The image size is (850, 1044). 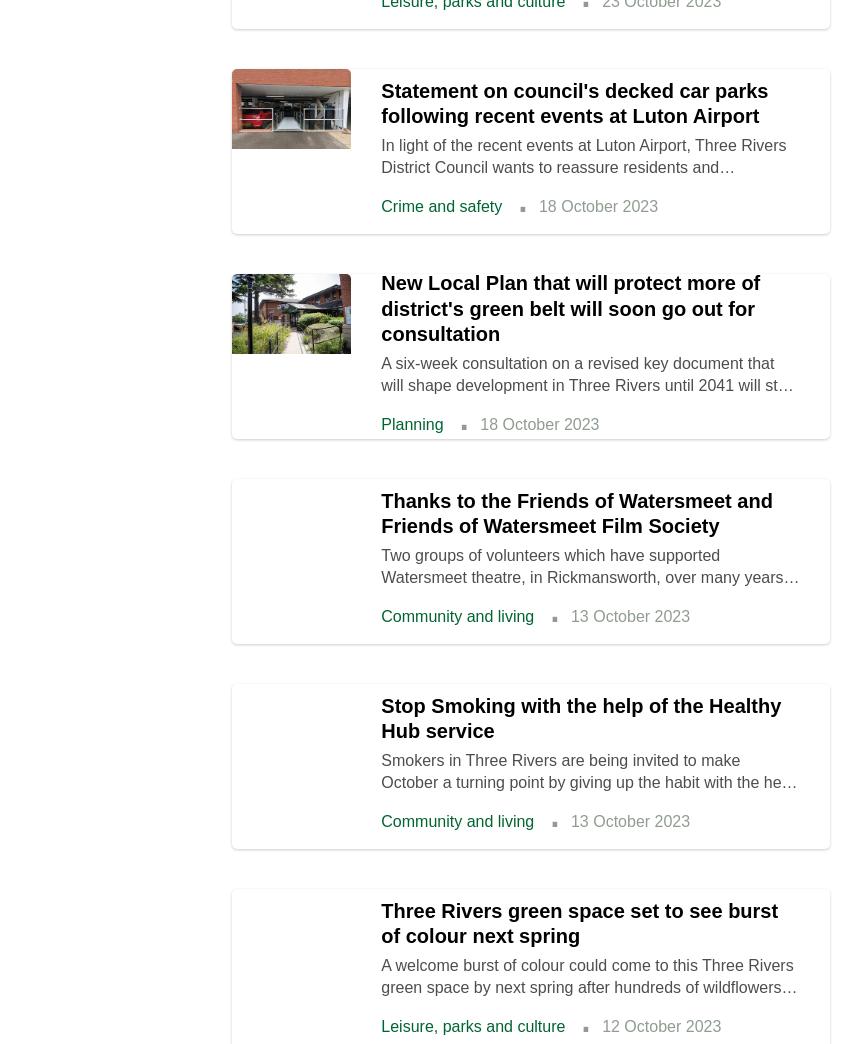 I want to click on 'Thanks to the Friends of Watersmeet and Friends of Watersmeet Film Society', so click(x=576, y=513).